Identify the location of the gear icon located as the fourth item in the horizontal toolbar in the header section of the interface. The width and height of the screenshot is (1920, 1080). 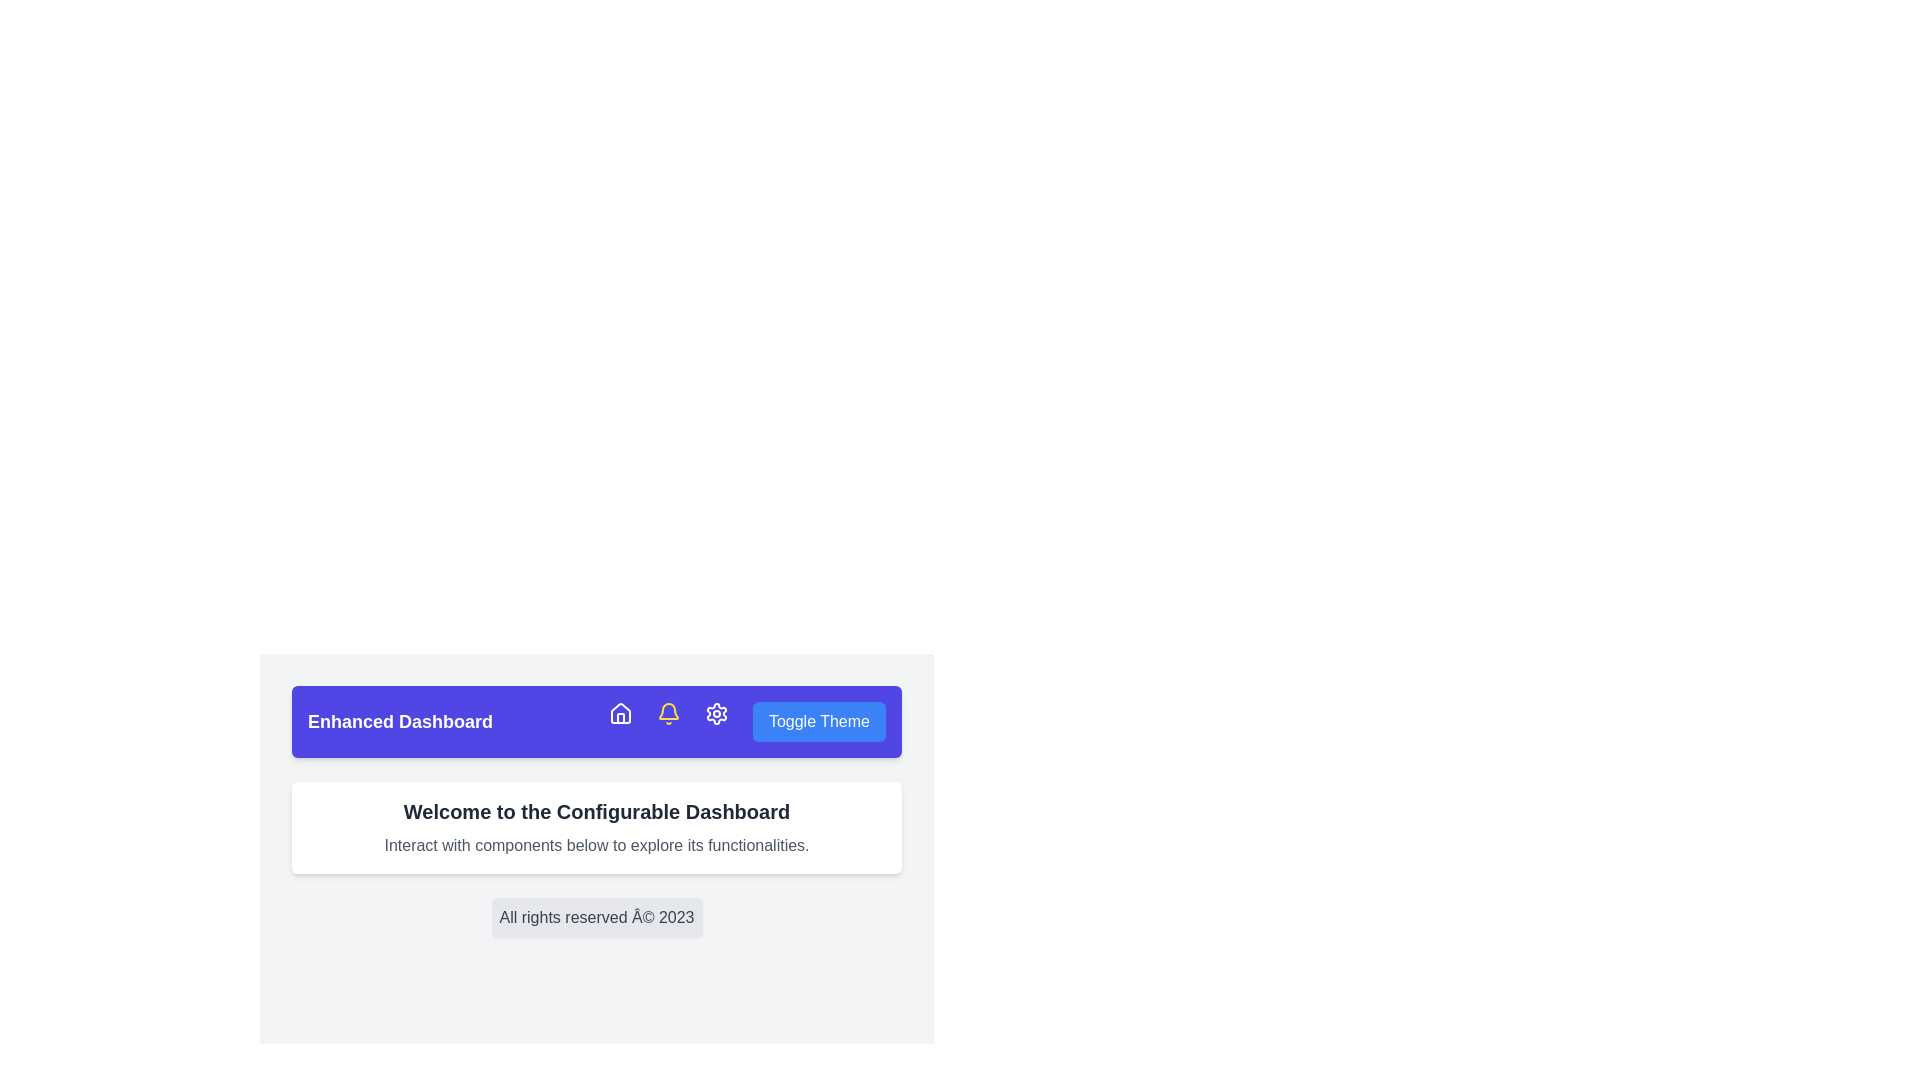
(716, 712).